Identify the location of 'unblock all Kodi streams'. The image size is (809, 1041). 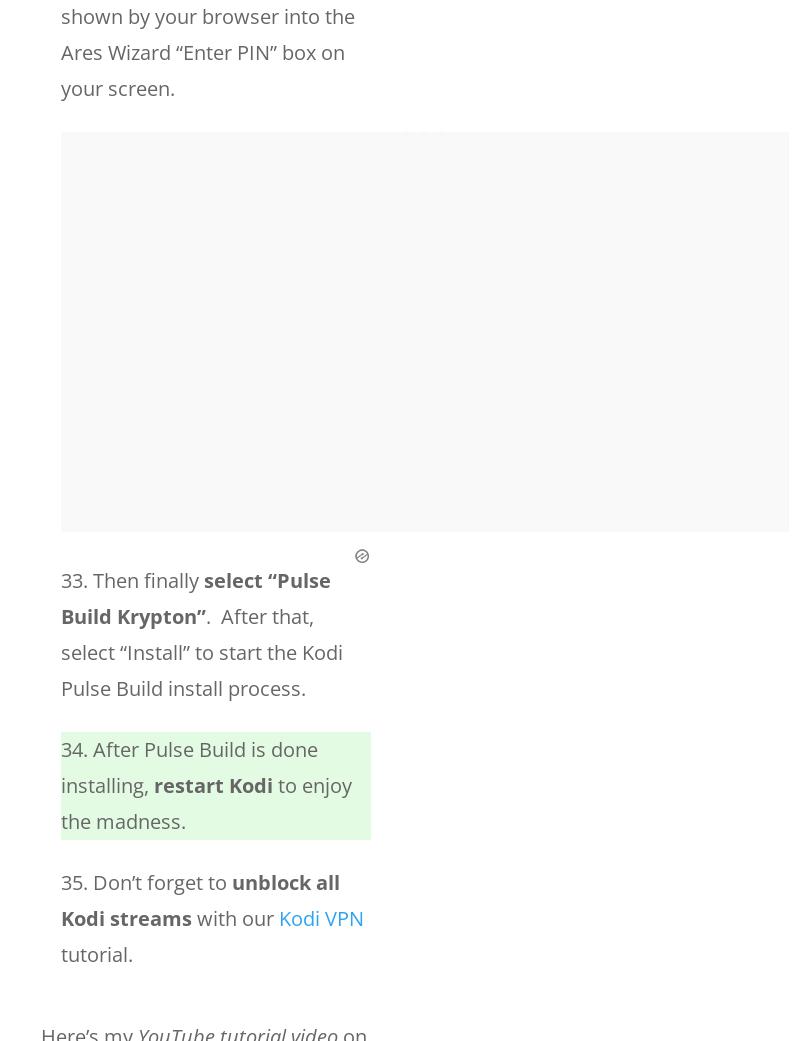
(199, 899).